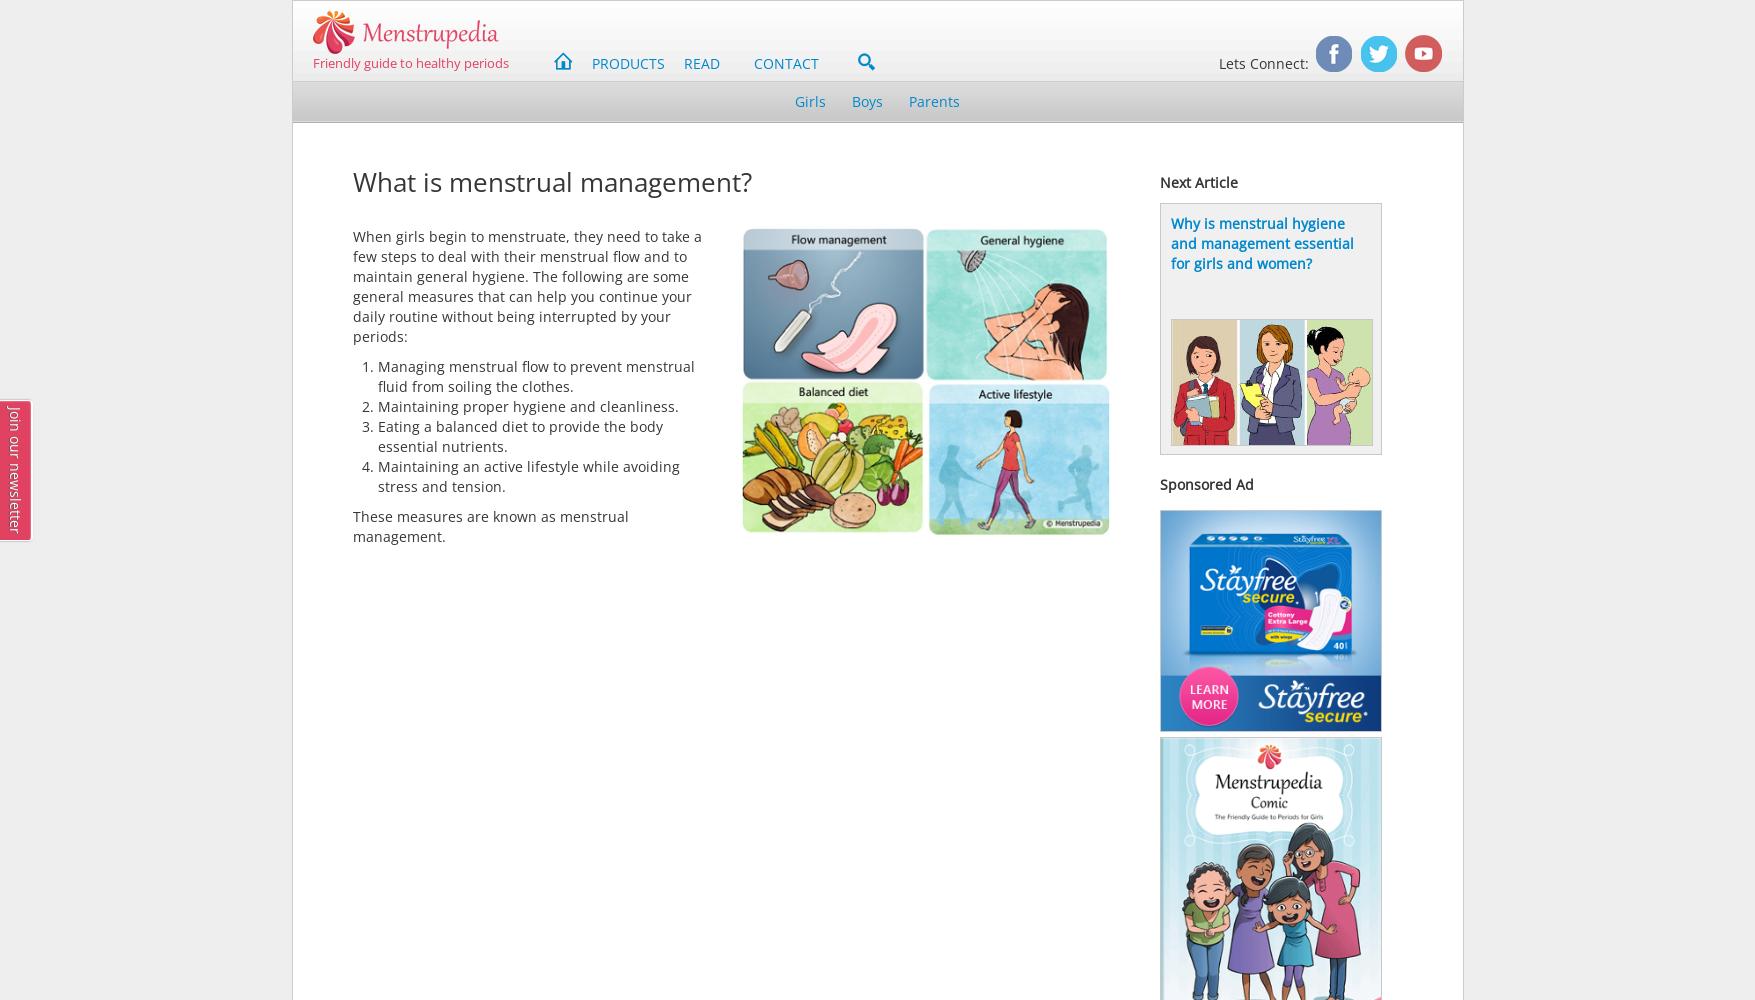 This screenshot has width=1755, height=1000. I want to click on 'CONTACT', so click(785, 62).